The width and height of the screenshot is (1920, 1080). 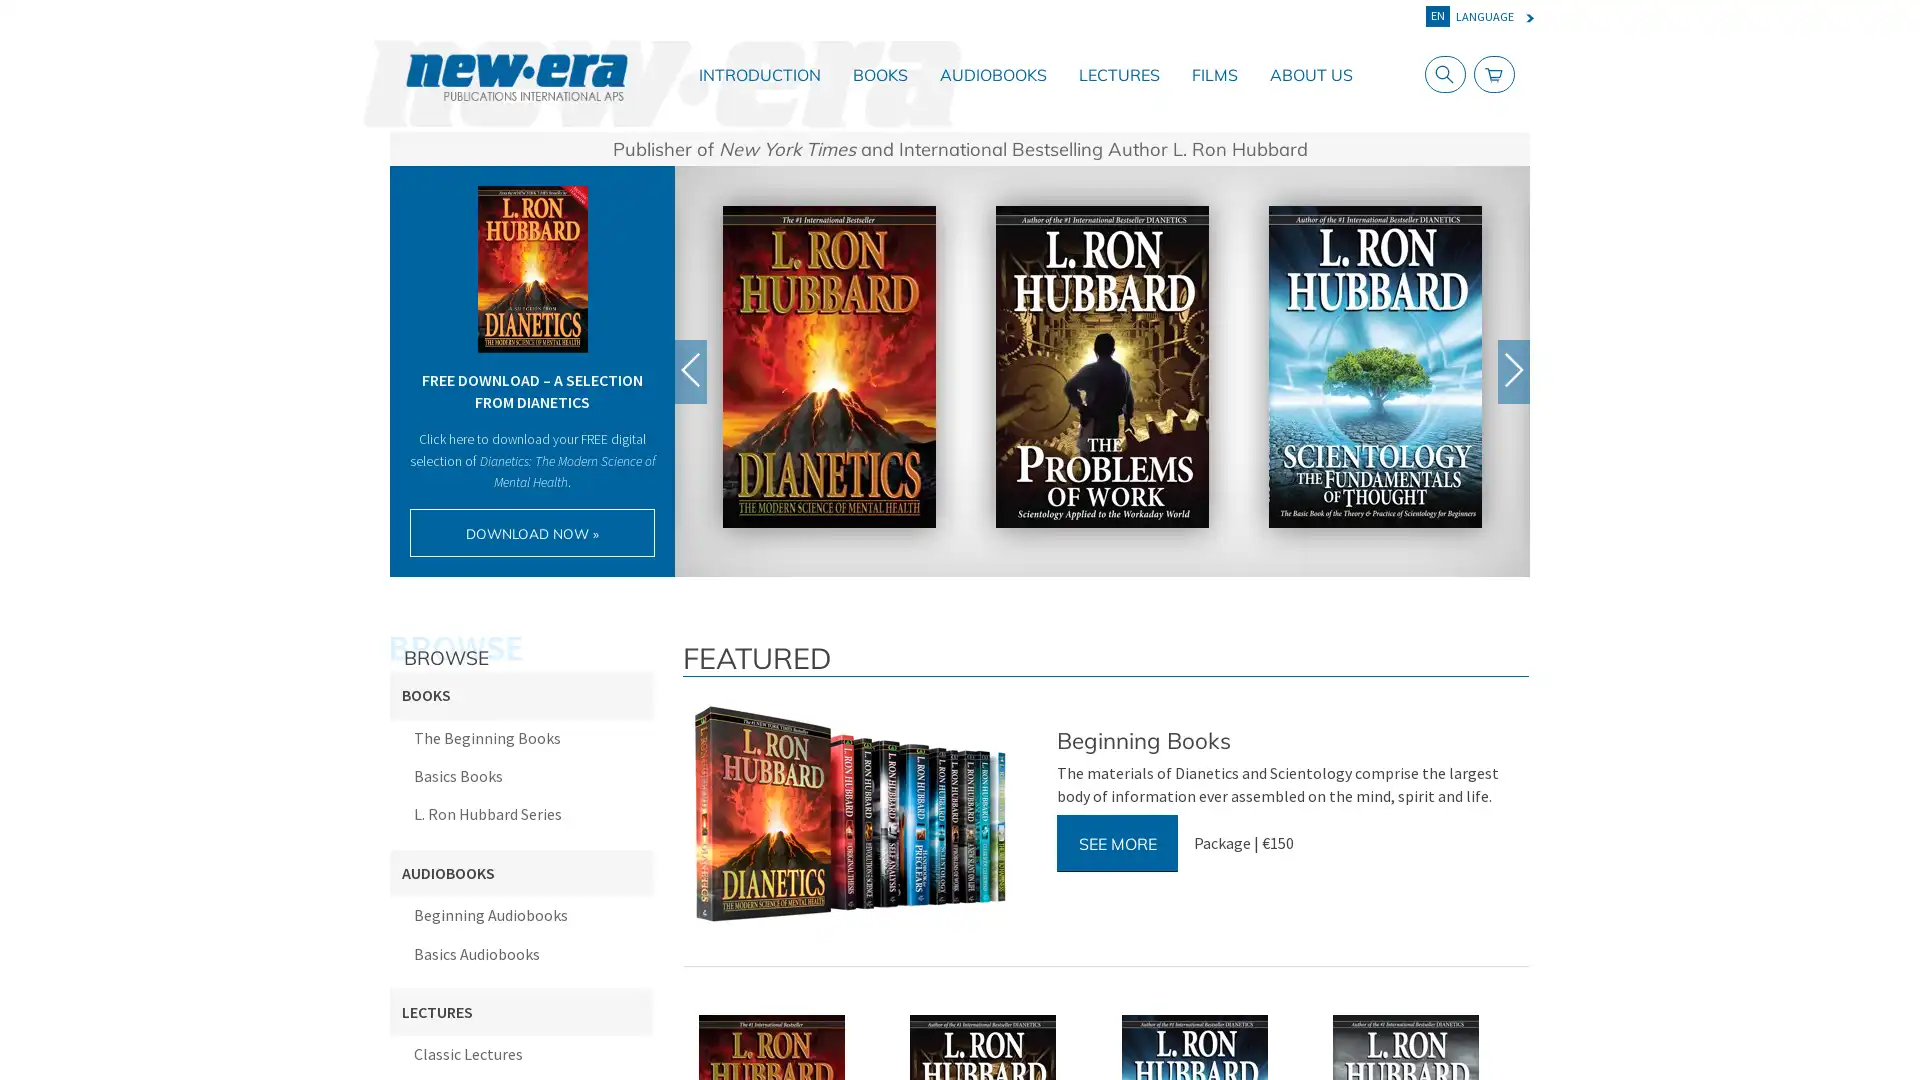 I want to click on Next slide, so click(x=1513, y=370).